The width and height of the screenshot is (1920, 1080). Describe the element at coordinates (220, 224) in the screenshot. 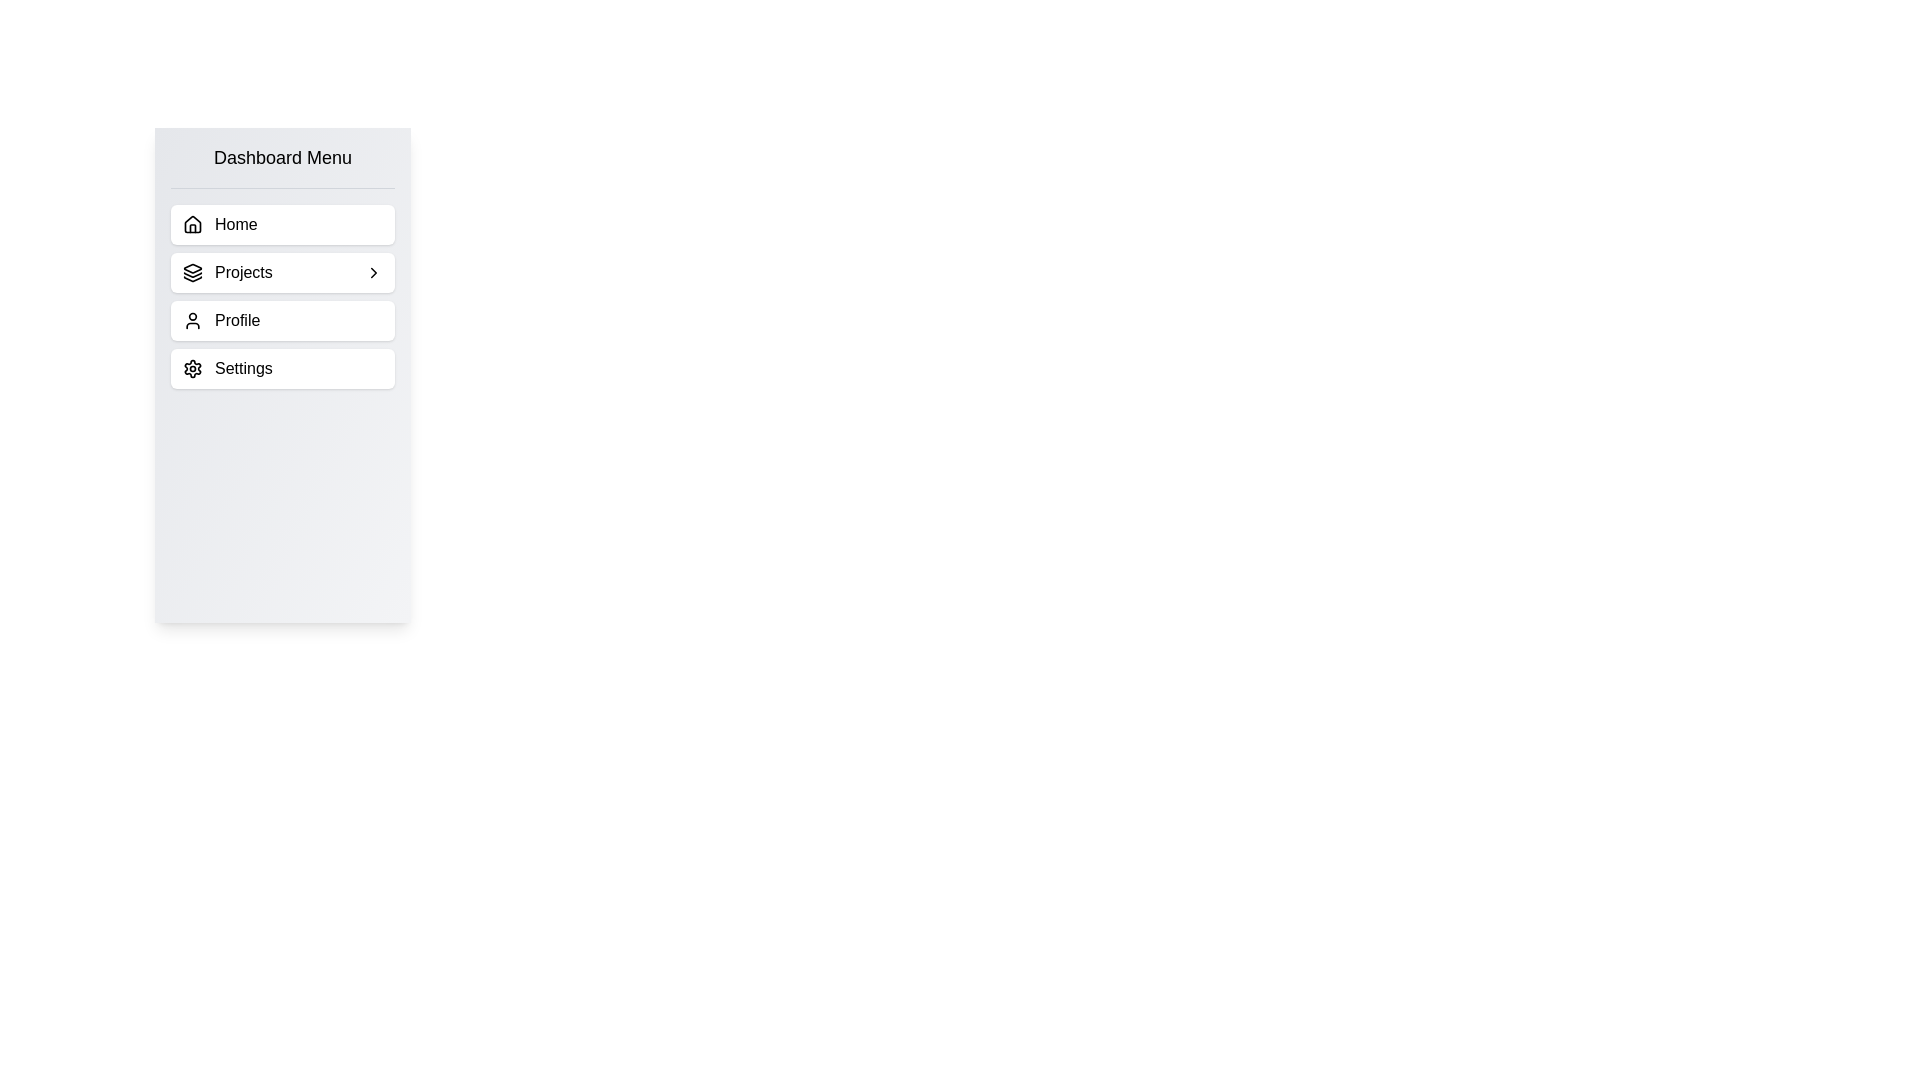

I see `the 'Home' Navigation Menu Item located at the top-left corner of the menu` at that location.